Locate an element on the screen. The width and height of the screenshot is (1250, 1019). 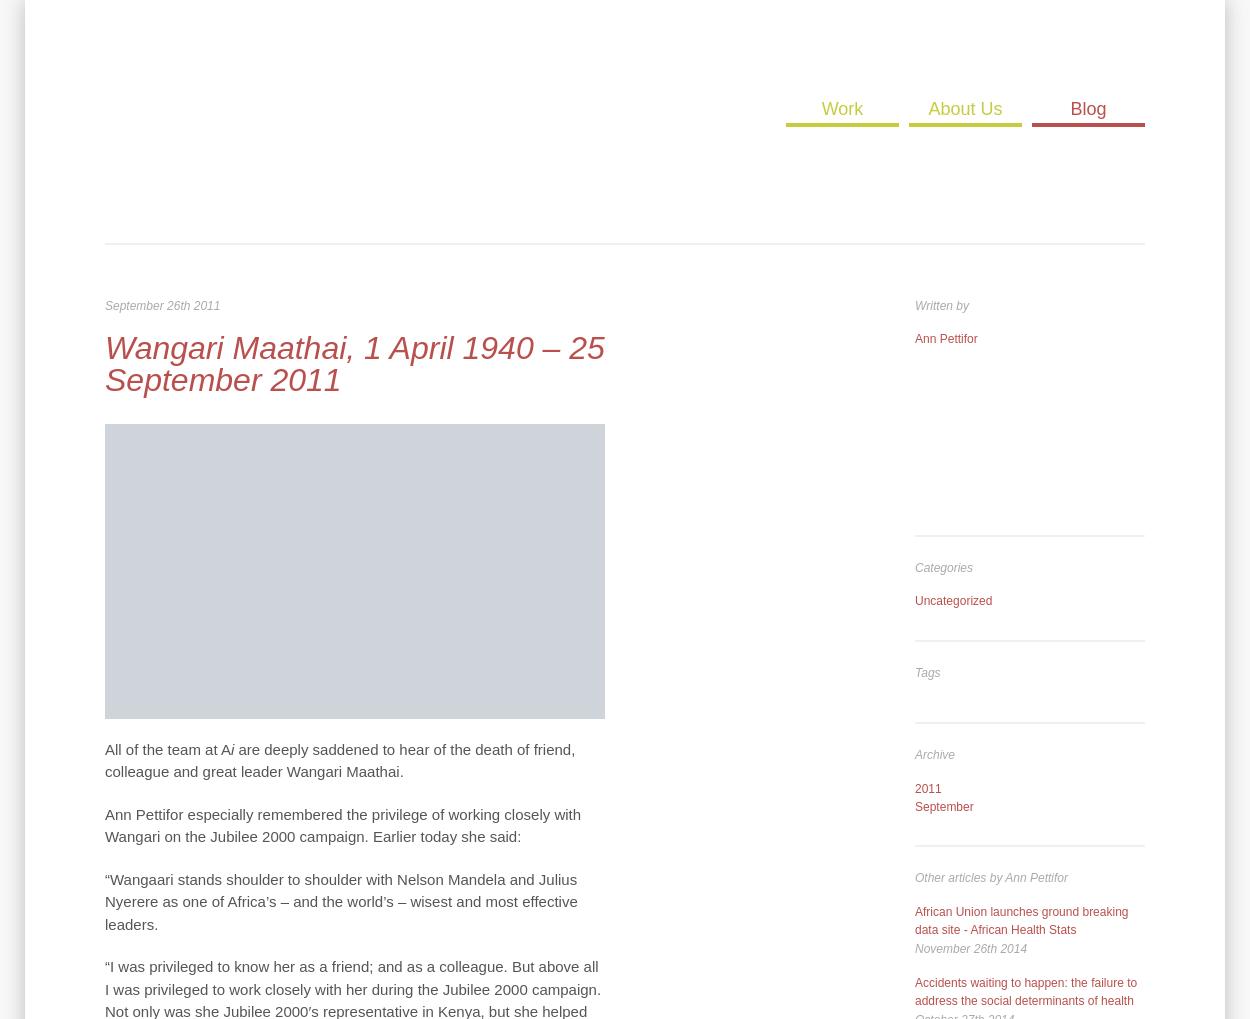
'Ann Pettifor' is located at coordinates (945, 339).